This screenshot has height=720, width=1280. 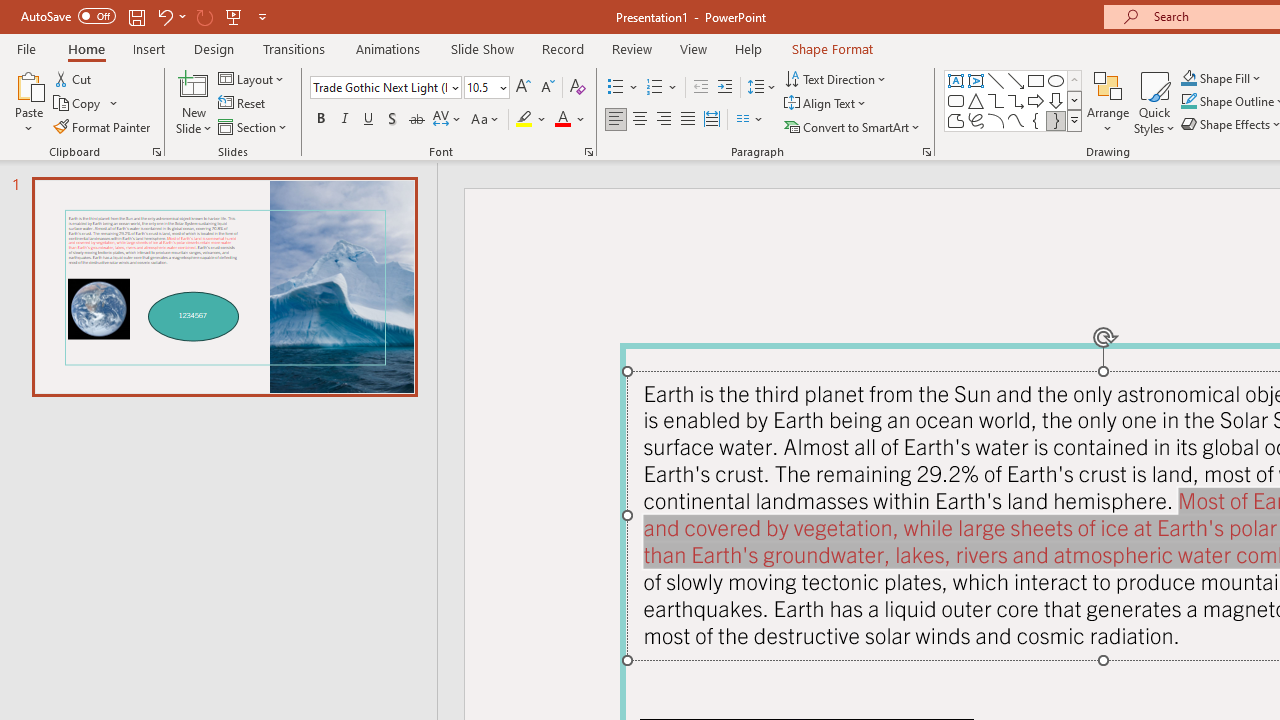 What do you see at coordinates (826, 103) in the screenshot?
I see `'Align Text'` at bounding box center [826, 103].